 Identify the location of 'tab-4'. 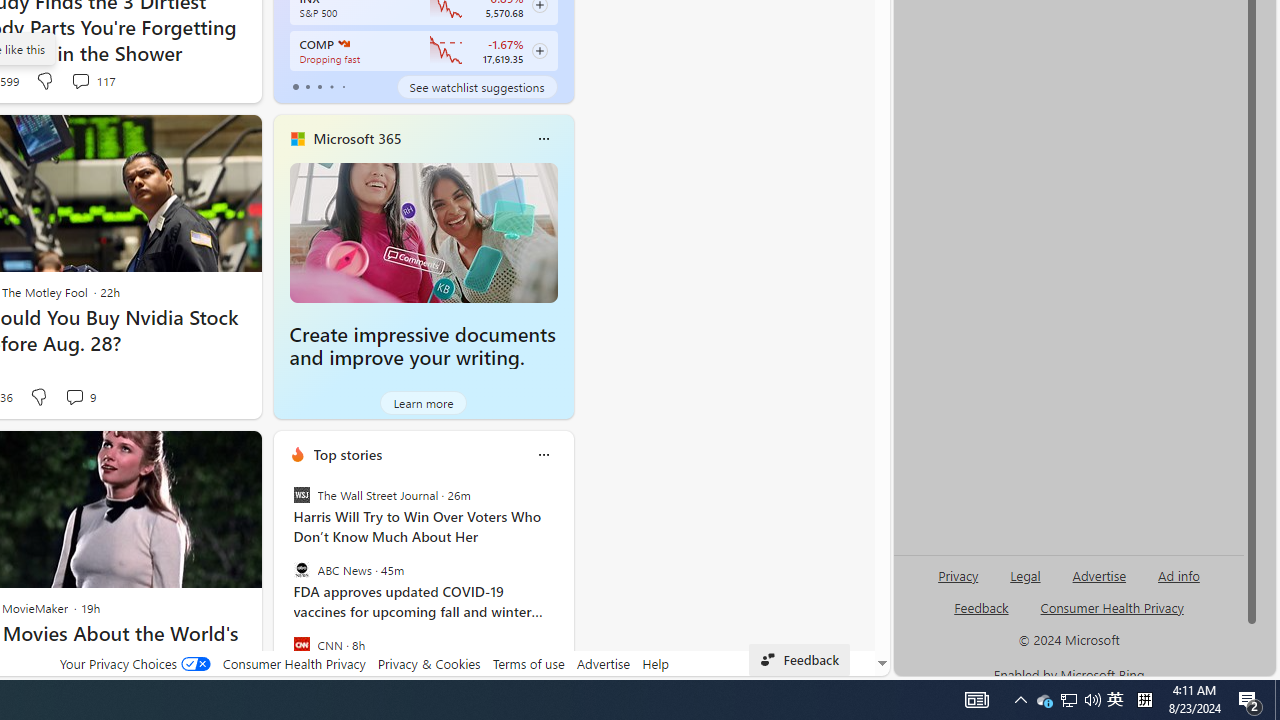
(343, 86).